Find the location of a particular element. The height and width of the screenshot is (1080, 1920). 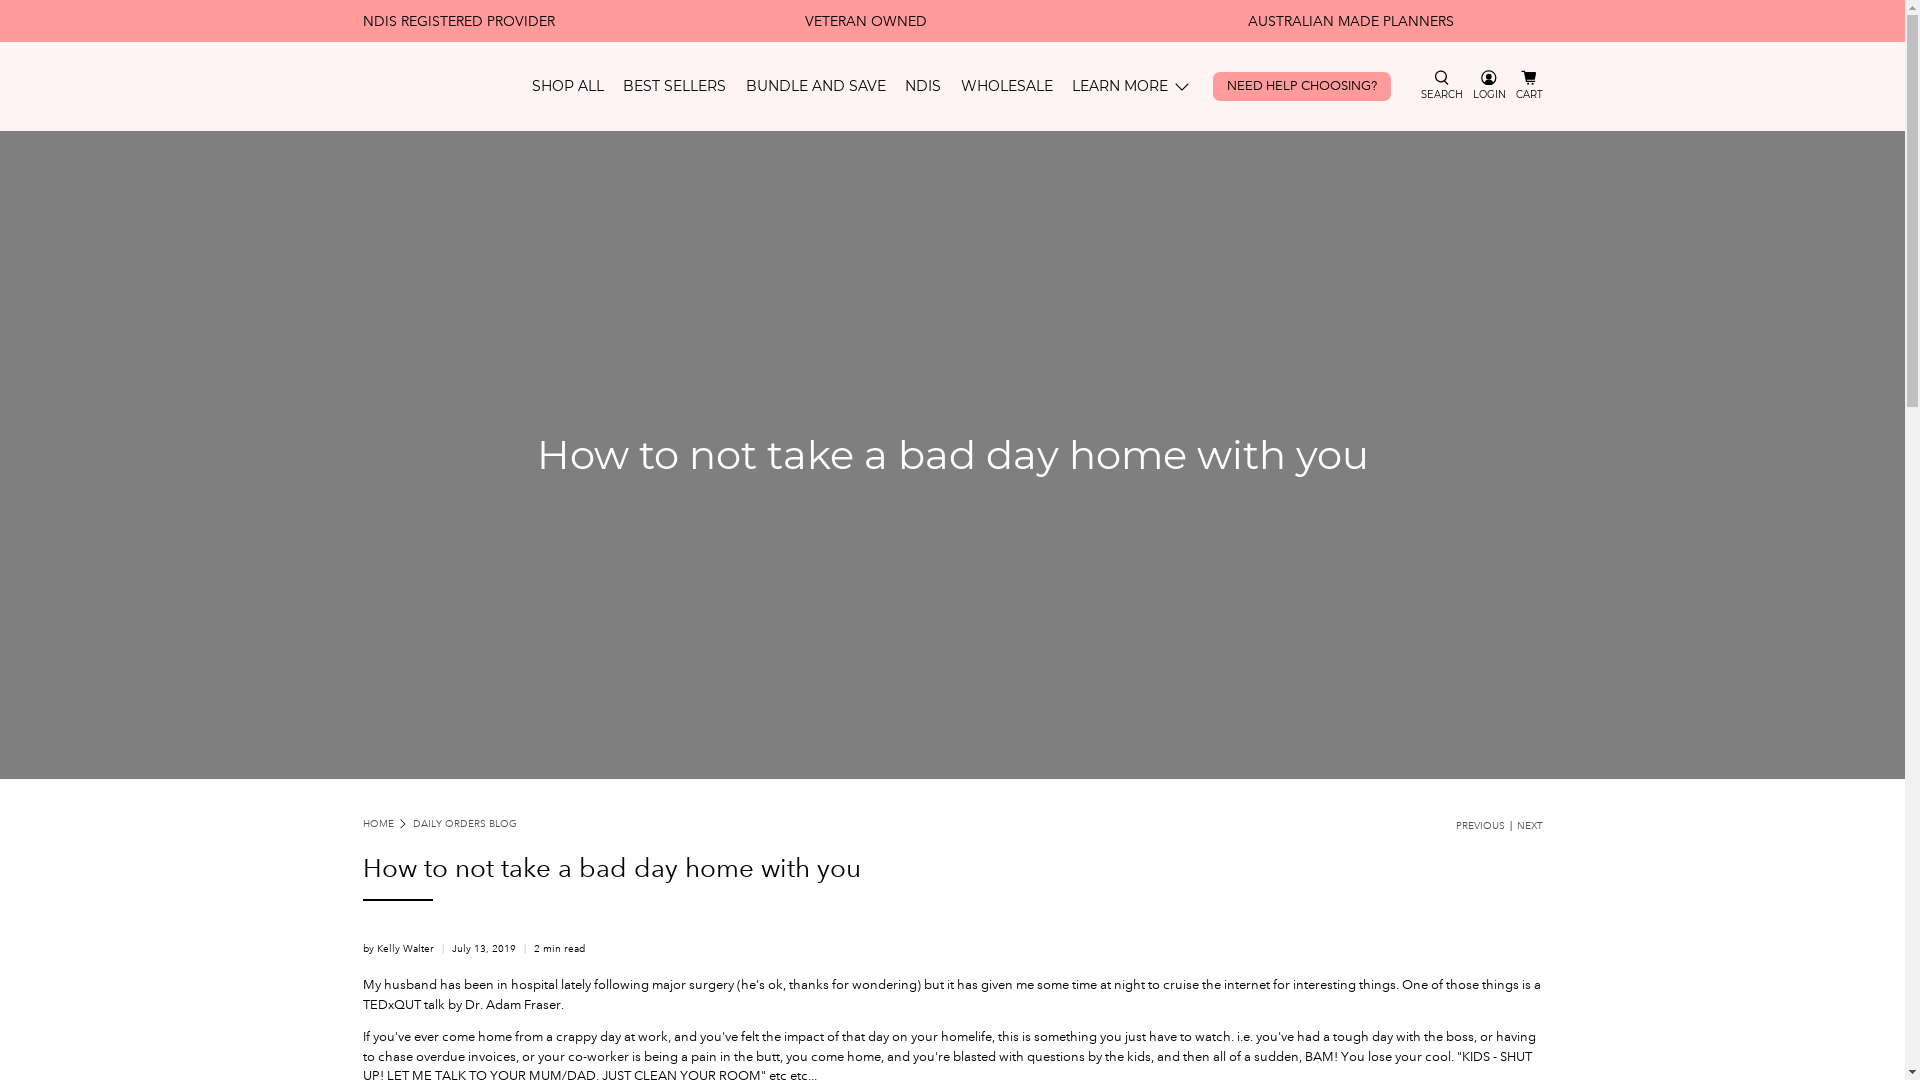

'NEXT' is located at coordinates (1528, 825).